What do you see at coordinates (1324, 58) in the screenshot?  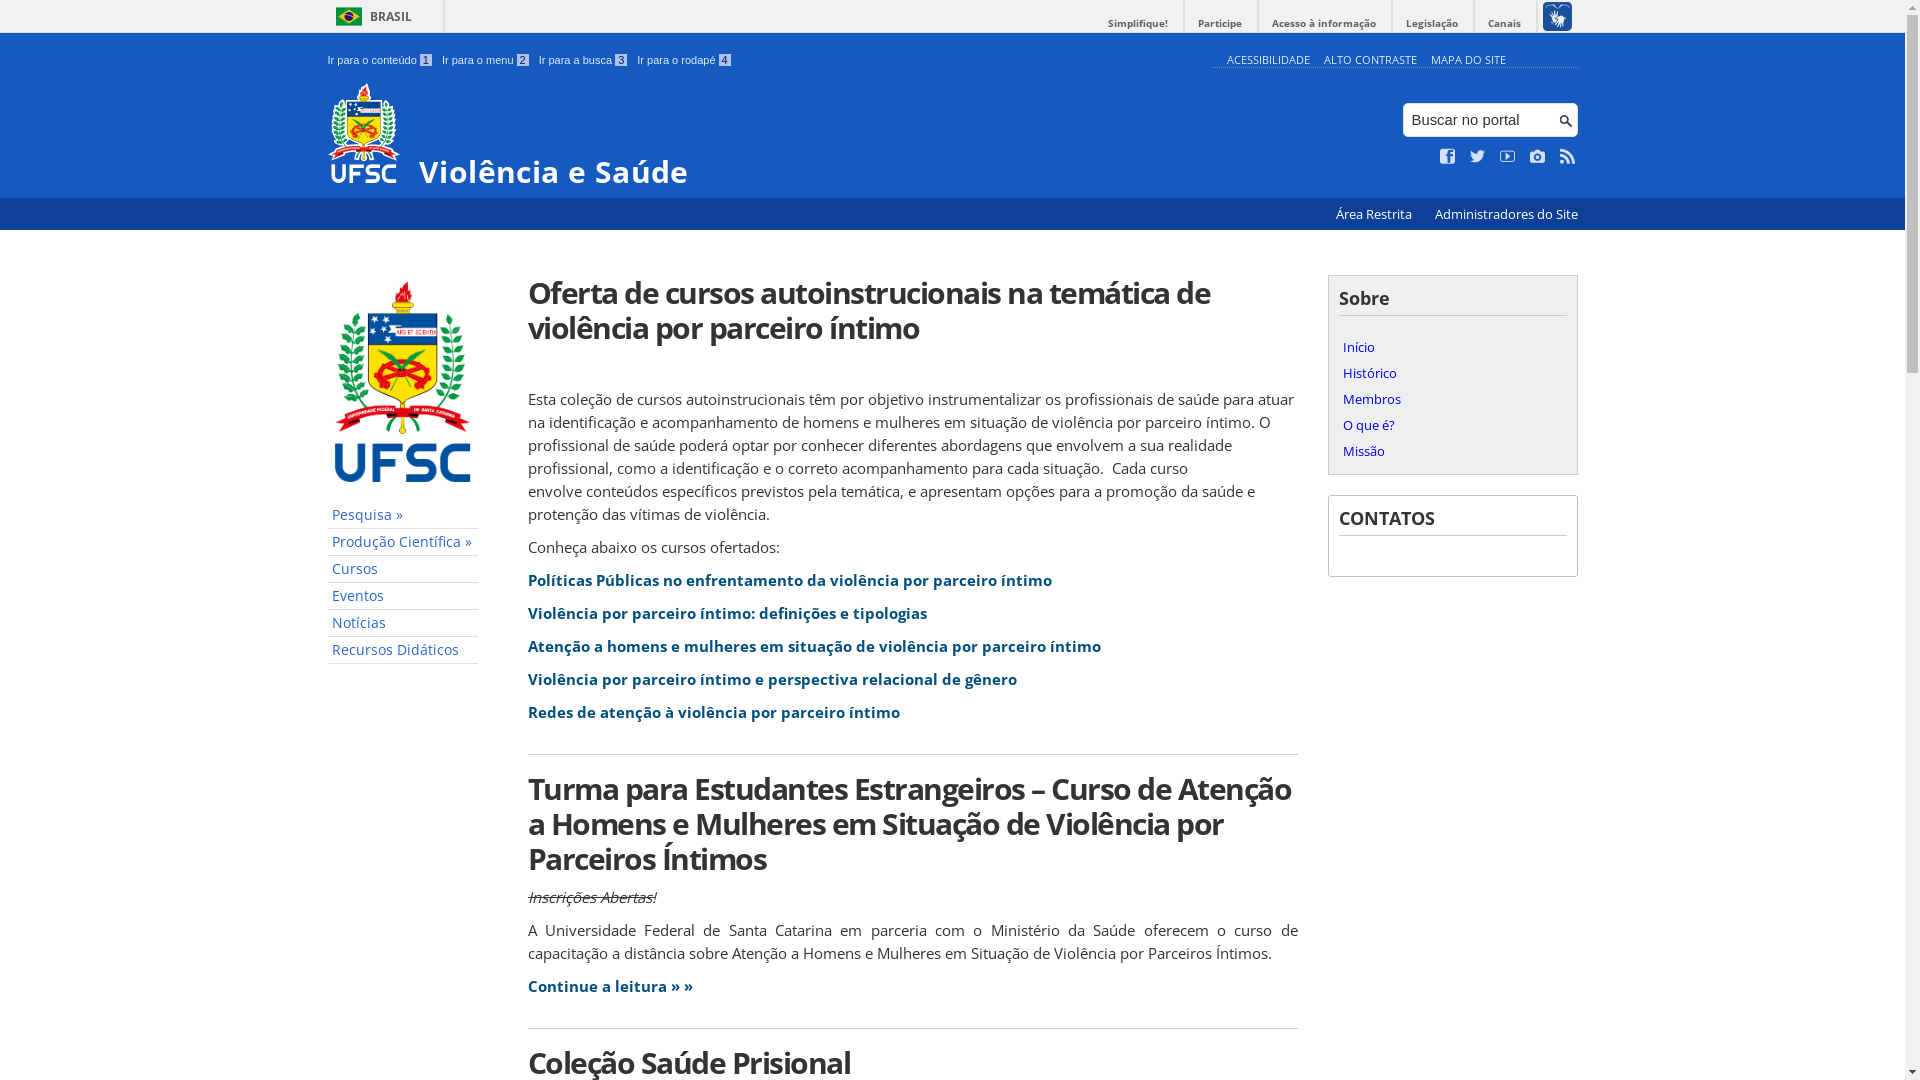 I see `'ALTO CONTRASTE'` at bounding box center [1324, 58].